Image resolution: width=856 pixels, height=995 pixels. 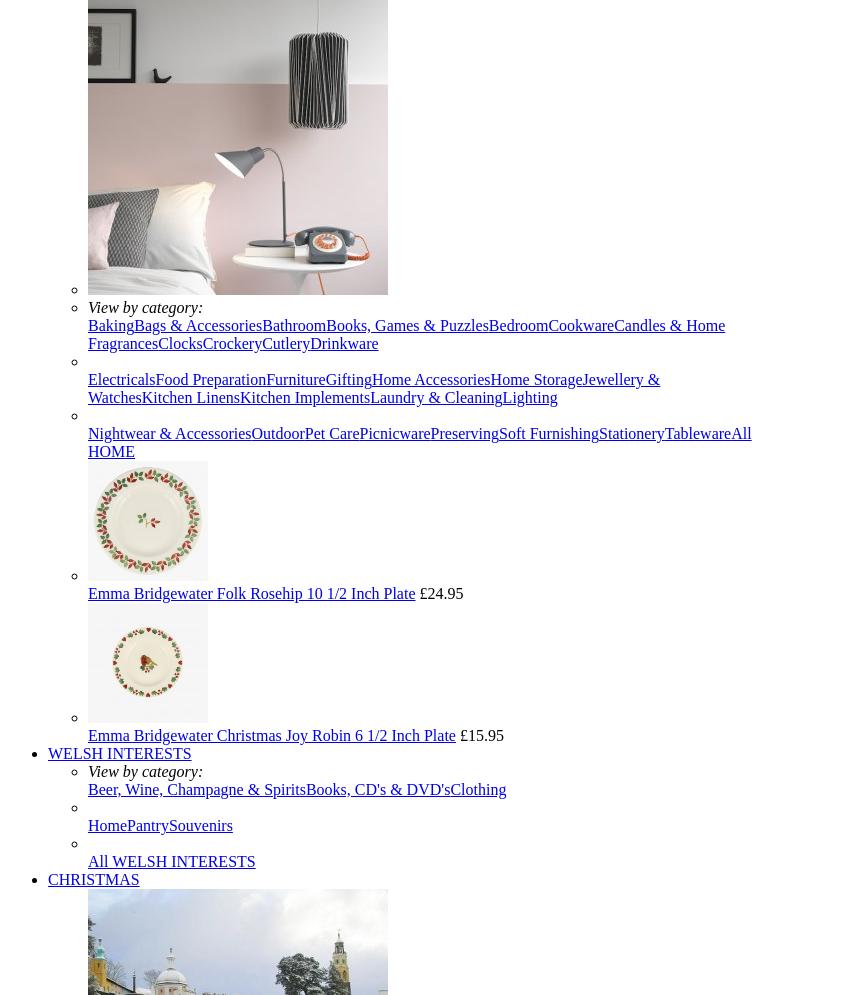 What do you see at coordinates (198, 824) in the screenshot?
I see `'Souvenirs'` at bounding box center [198, 824].